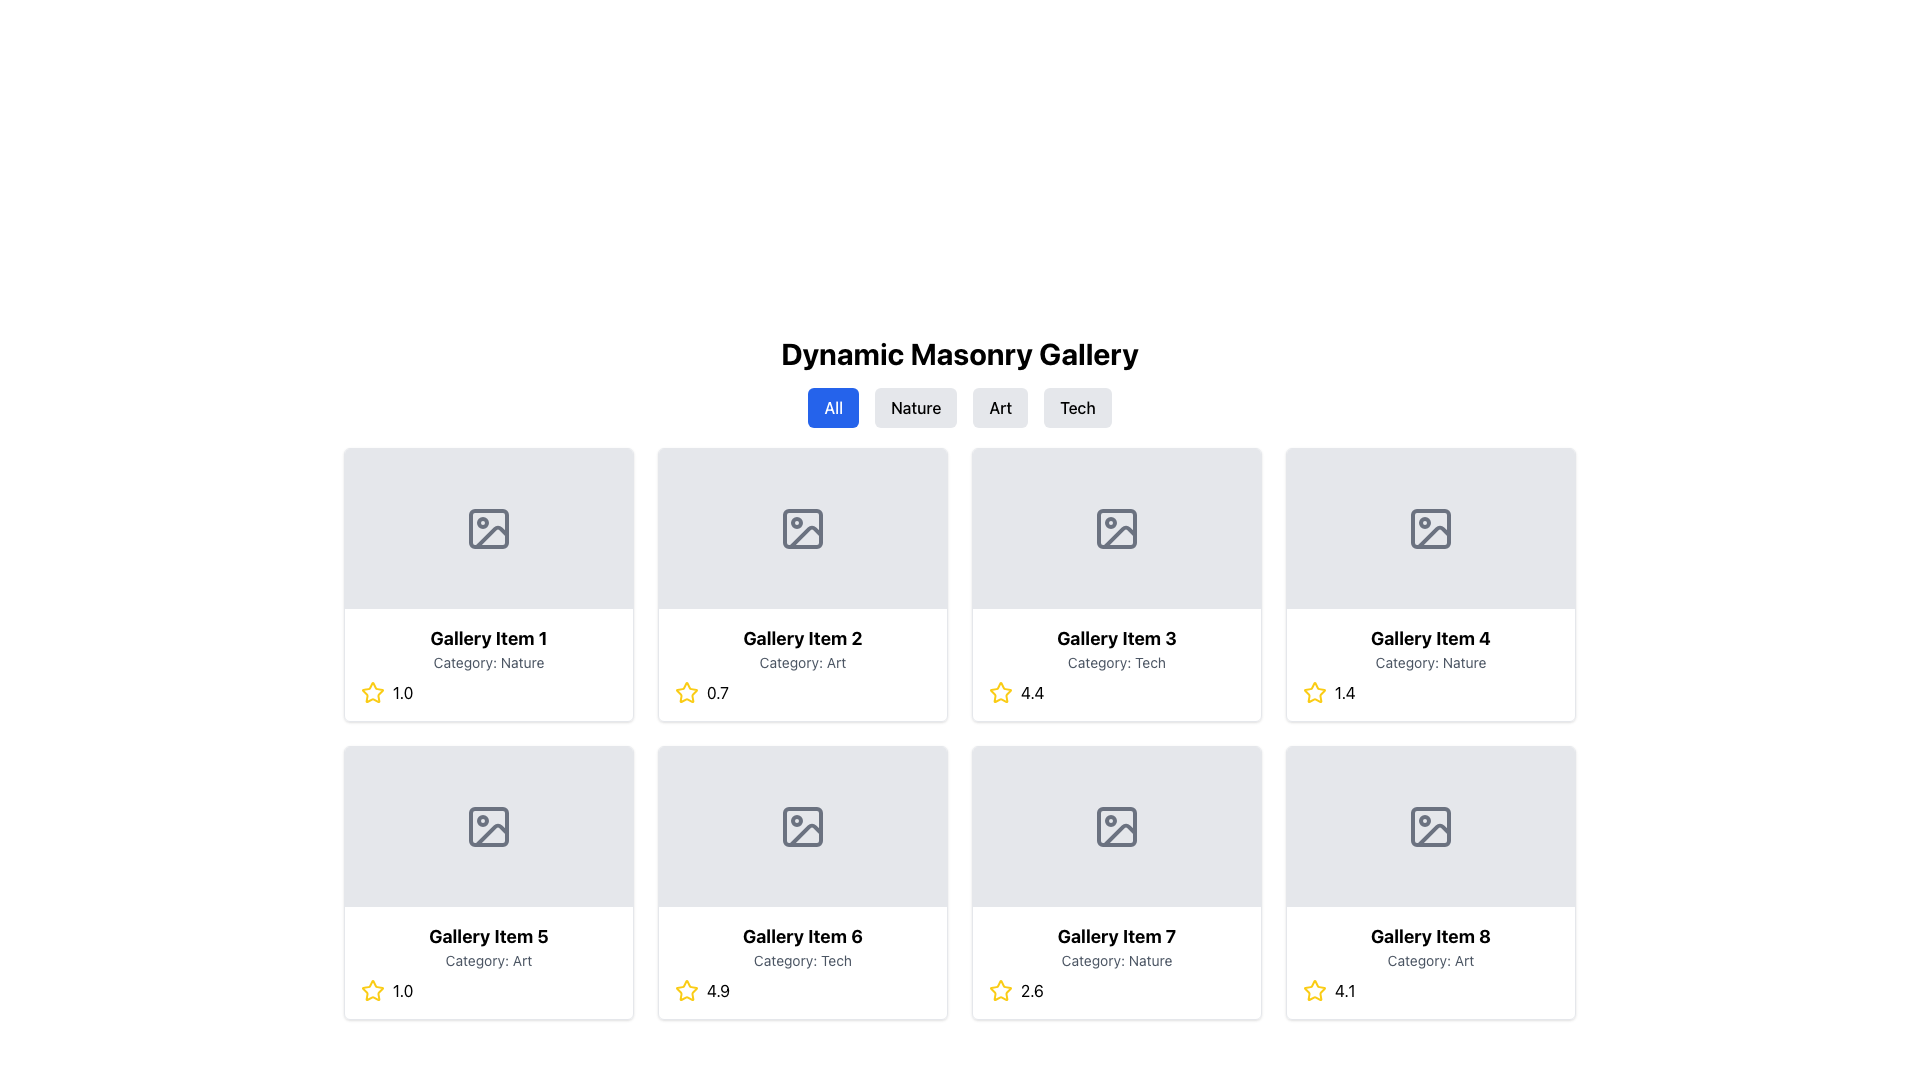 This screenshot has height=1080, width=1920. I want to click on the gallery item card located in the second row, third column of the gallery layout by moving the cursor to its center point, so click(1116, 962).